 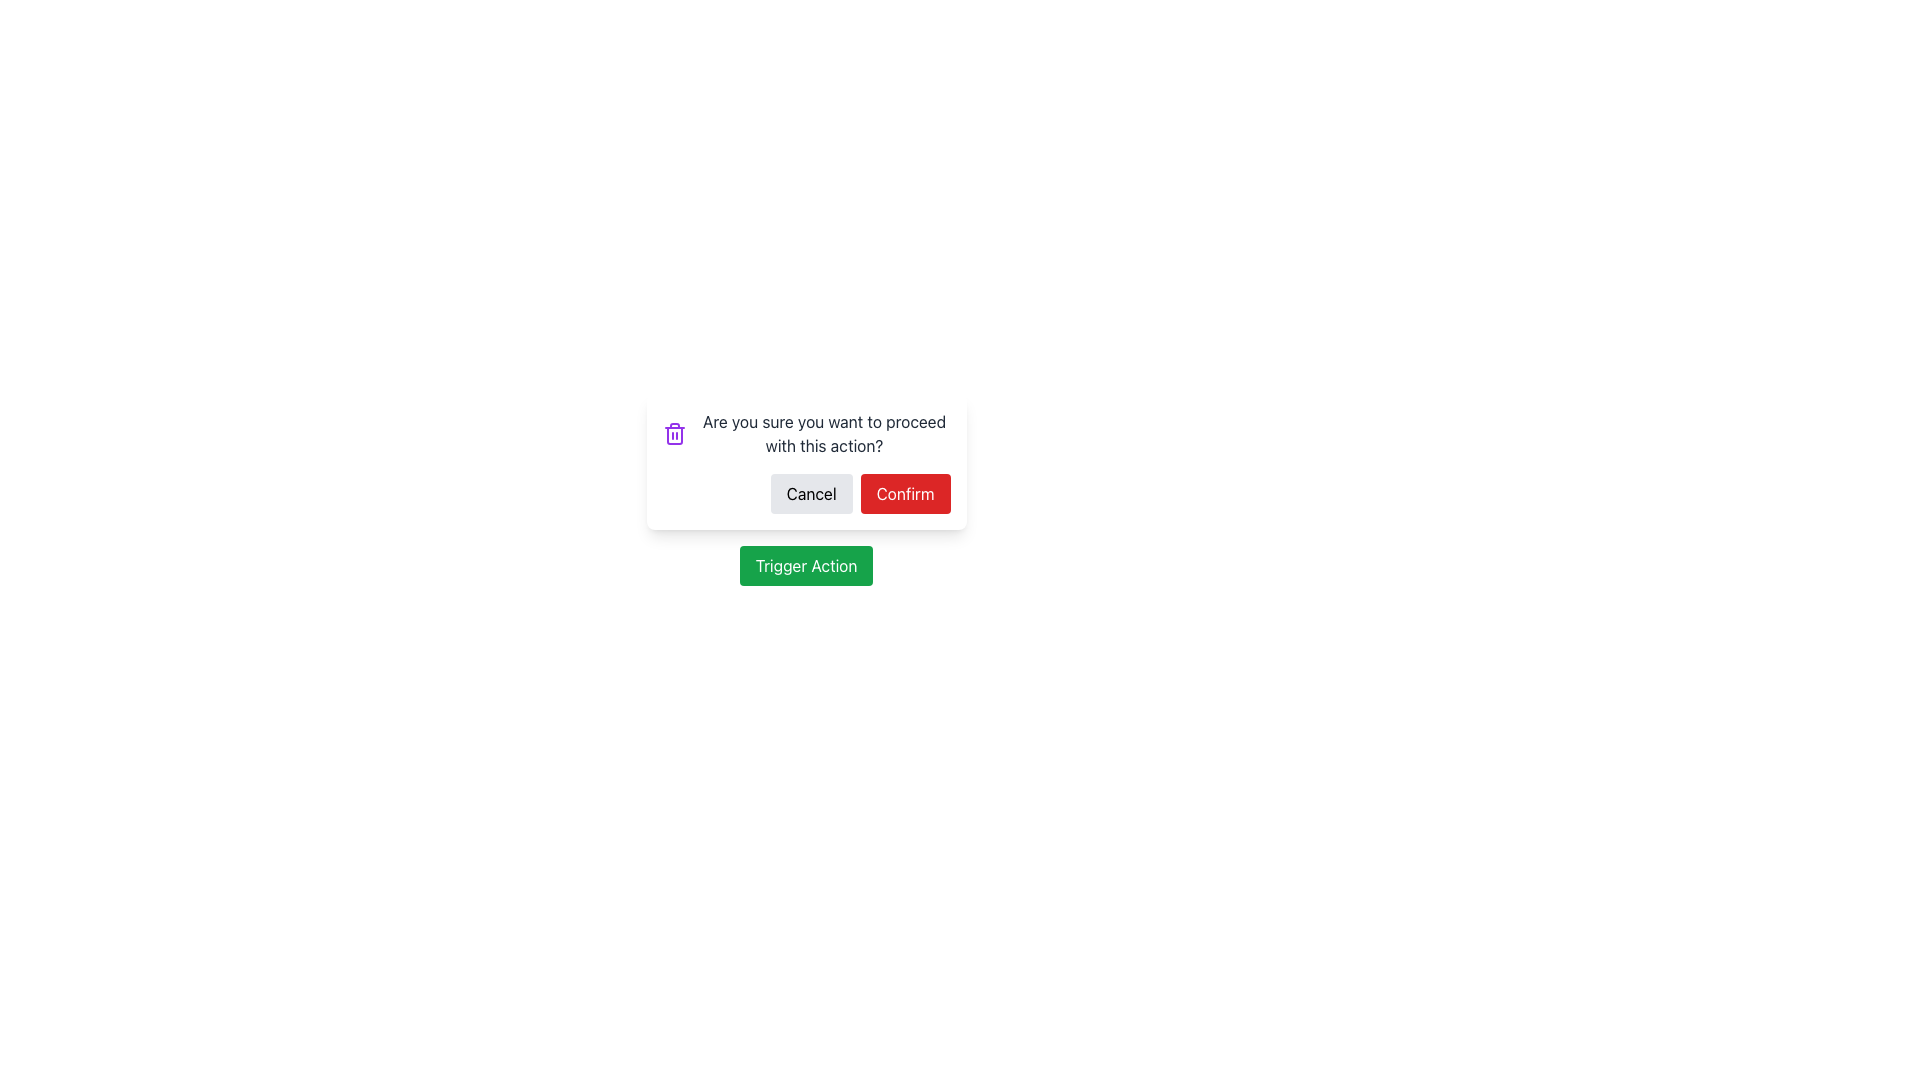 I want to click on static text label displaying the message 'Are you sure you want to proceed with this action?', which is styled in medium-gray color and located in the confirmation dialog box, so click(x=824, y=433).